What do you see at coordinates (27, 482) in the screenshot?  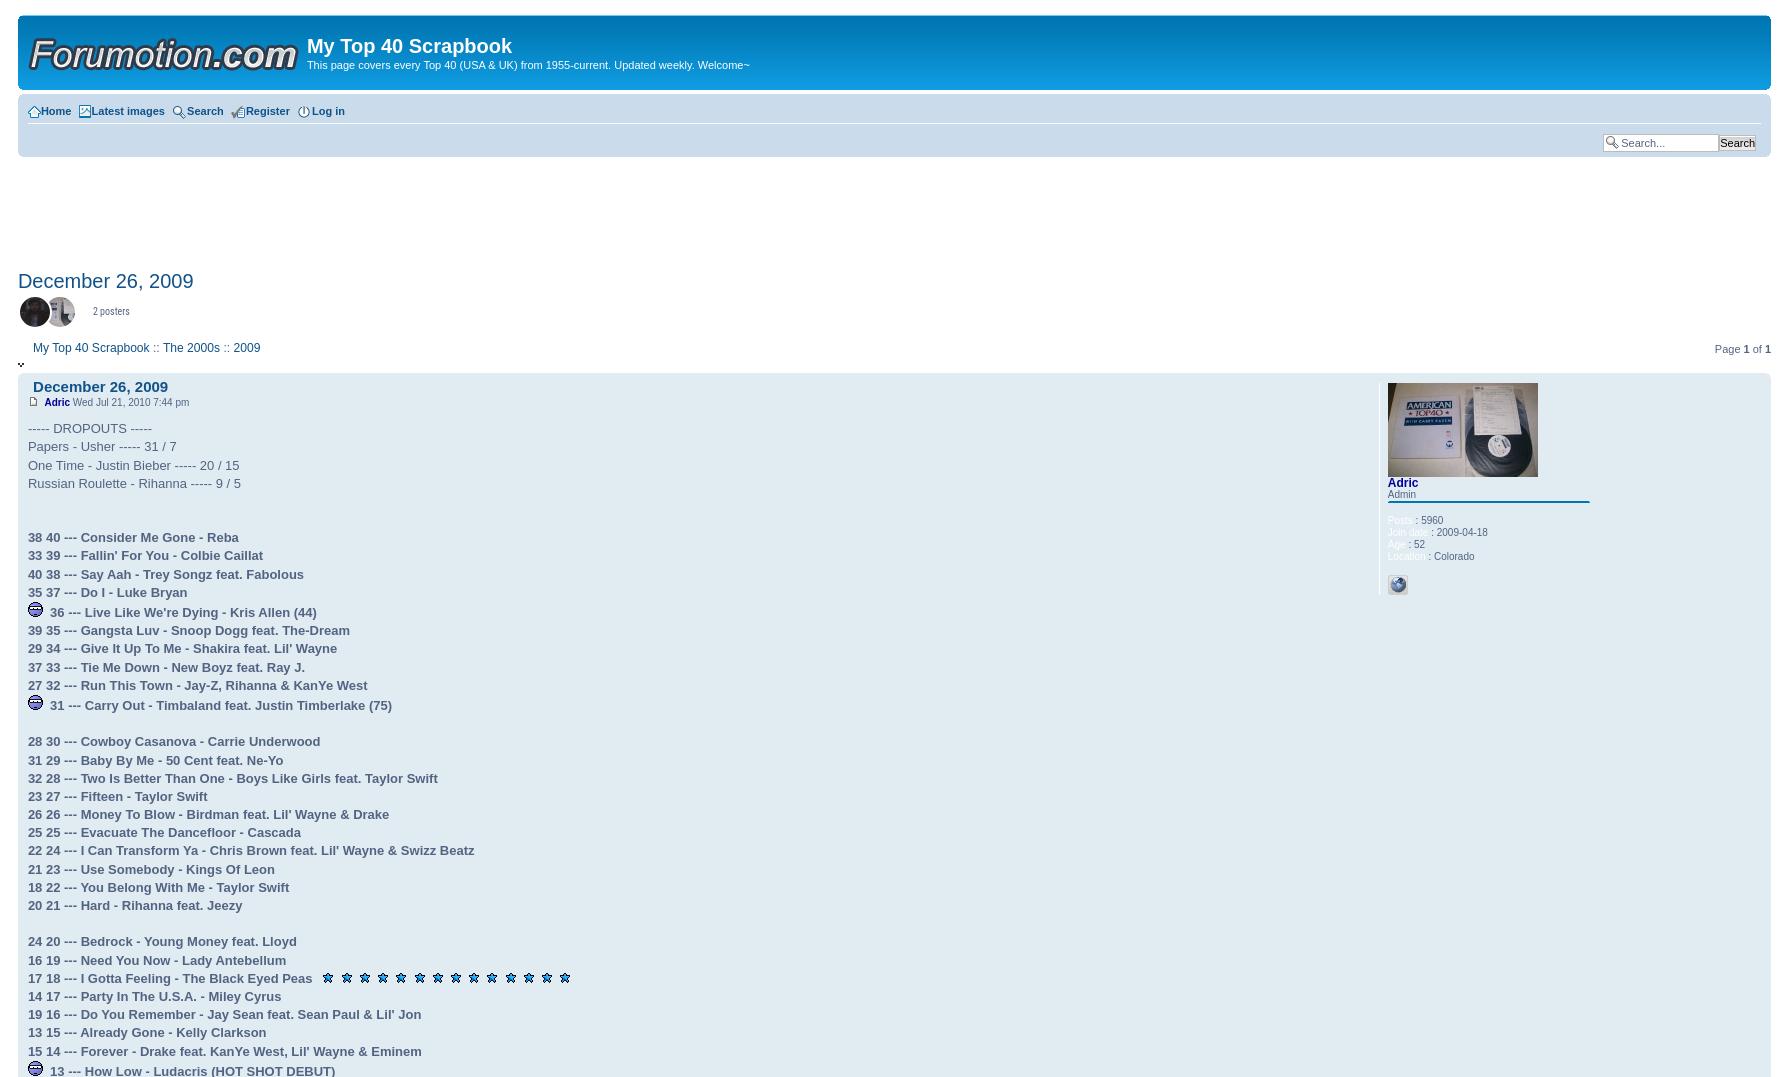 I see `'Russian Roulette - Rihanna ----- 9 / 5'` at bounding box center [27, 482].